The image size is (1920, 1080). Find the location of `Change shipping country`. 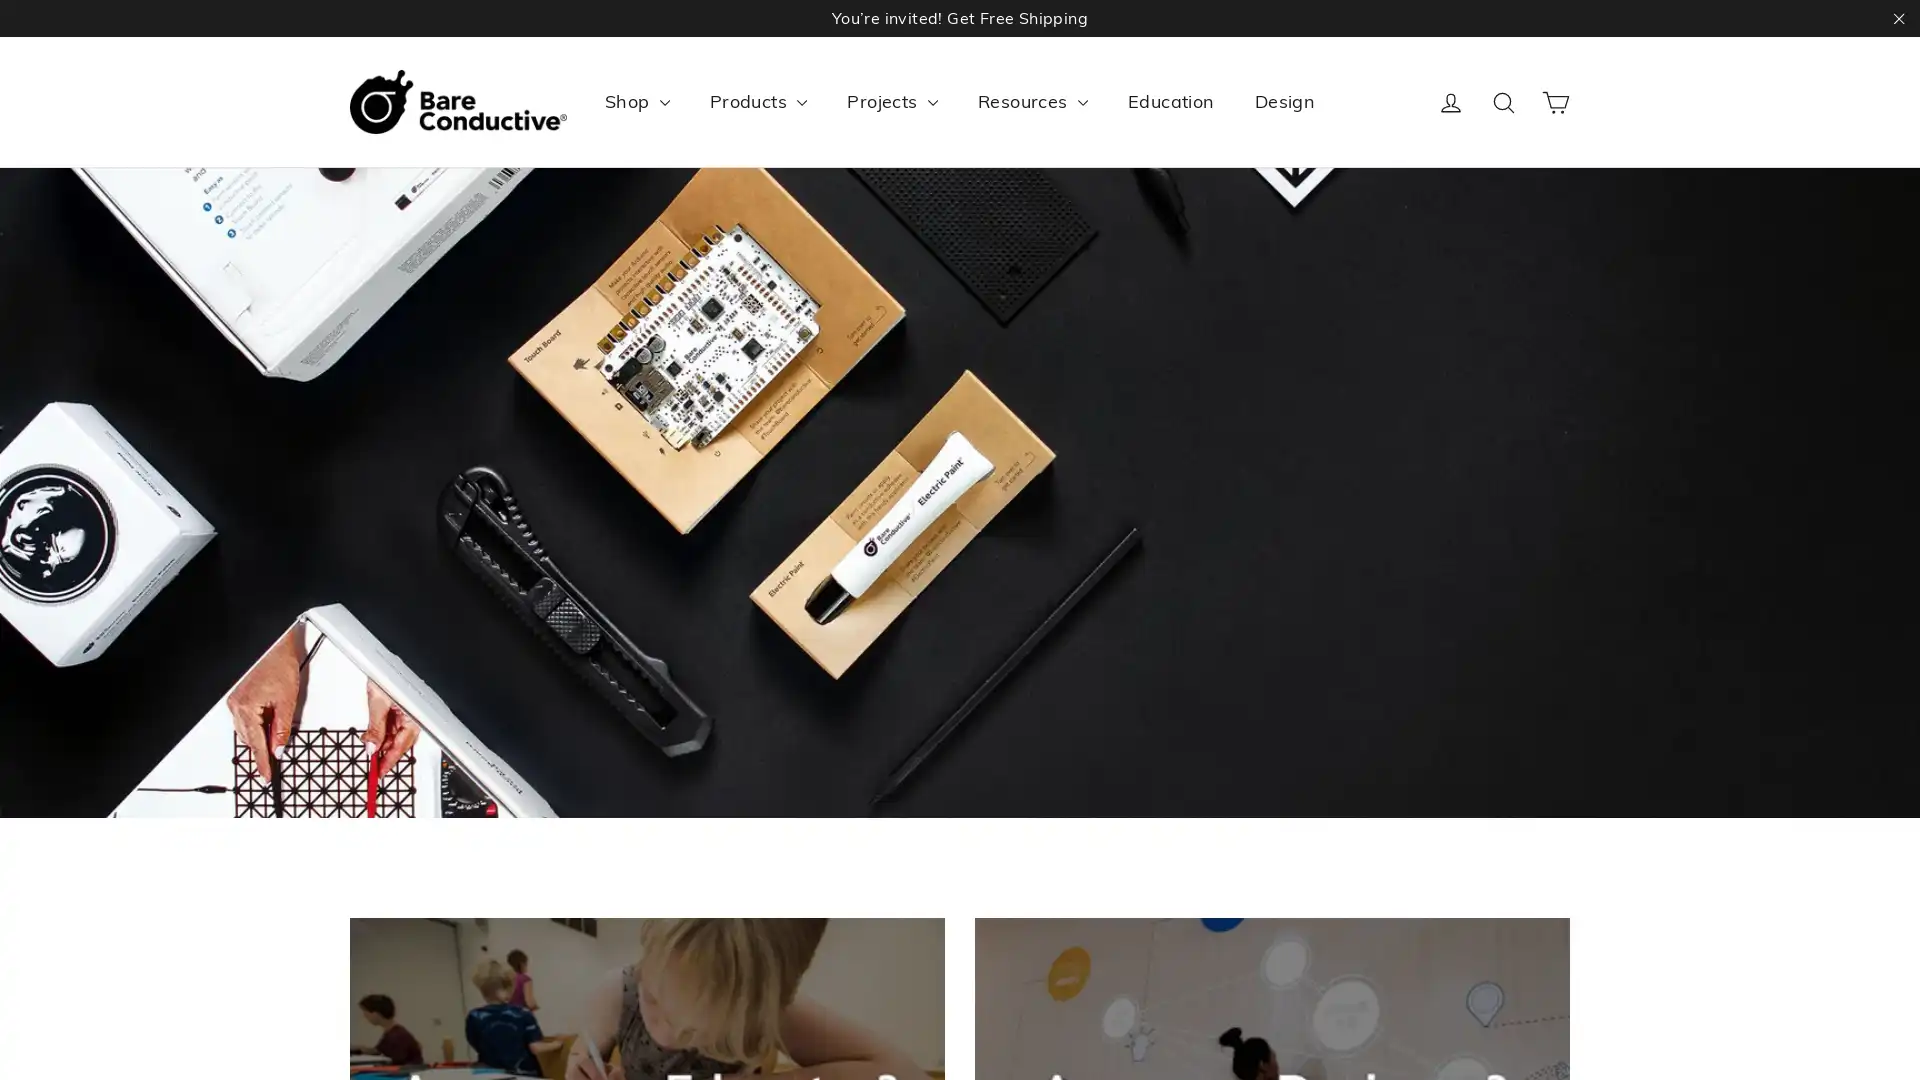

Change shipping country is located at coordinates (958, 685).